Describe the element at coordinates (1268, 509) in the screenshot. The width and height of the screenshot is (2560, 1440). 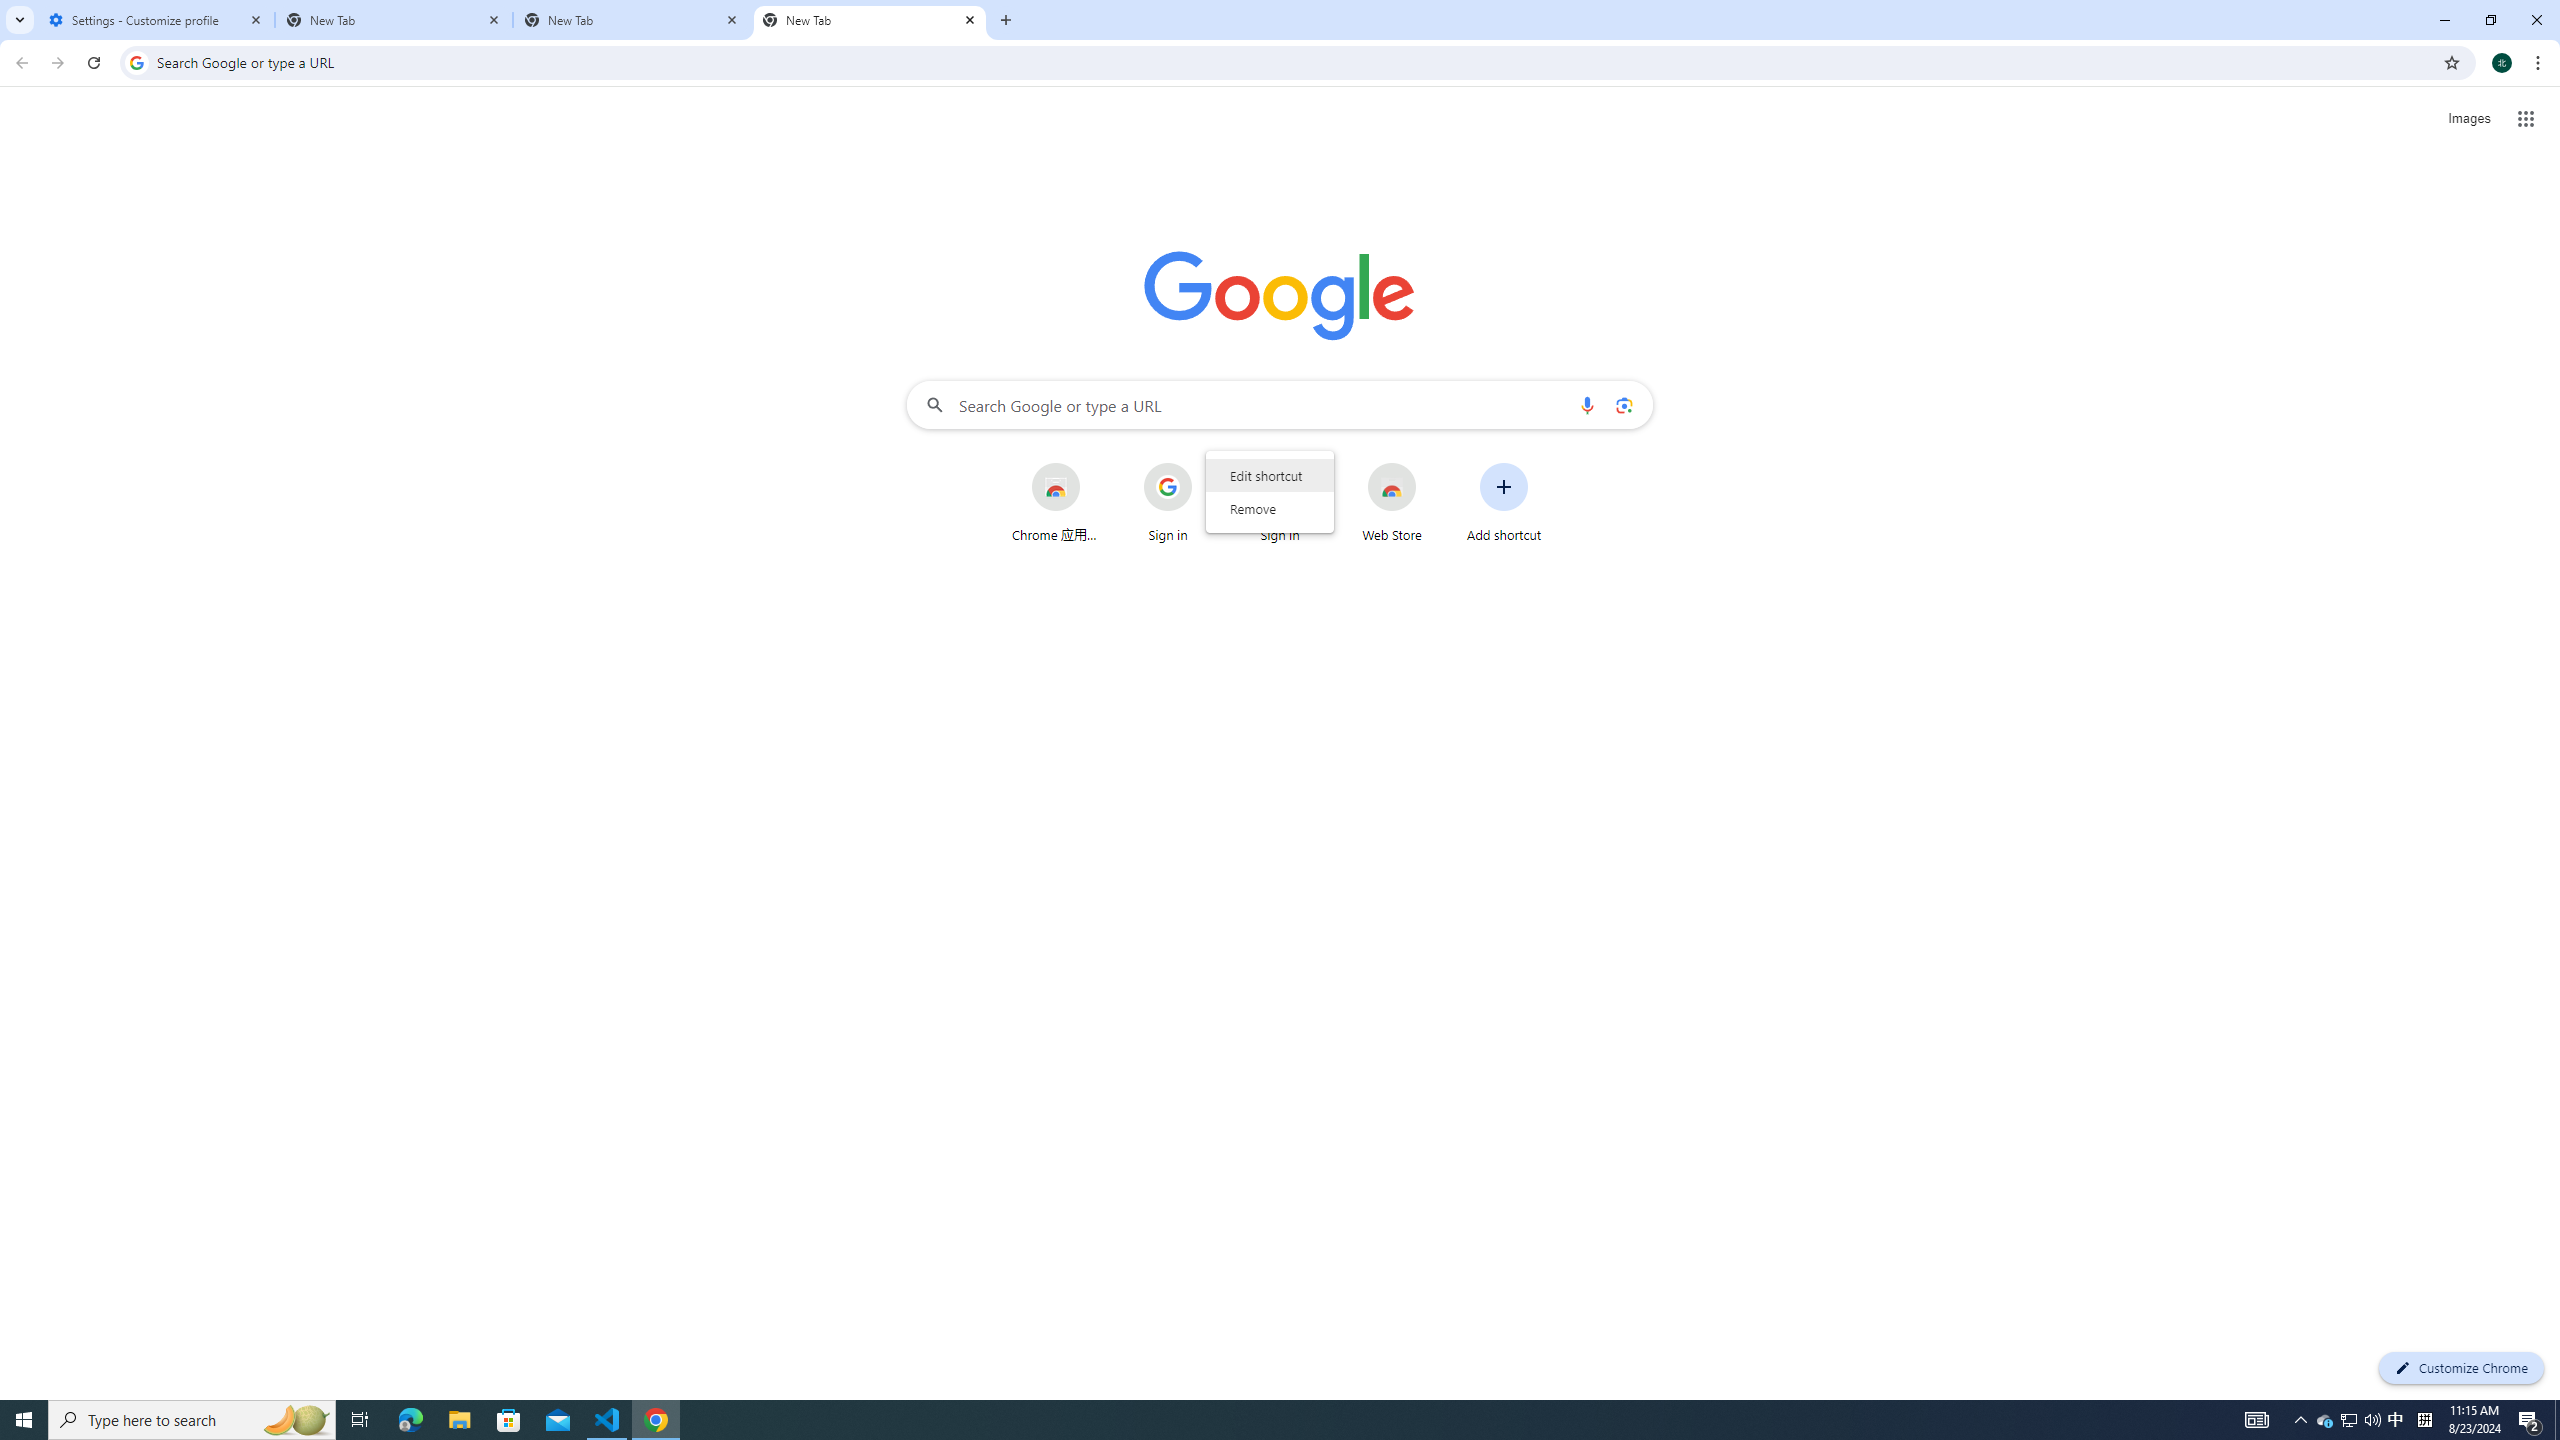
I see `'Remove'` at that location.